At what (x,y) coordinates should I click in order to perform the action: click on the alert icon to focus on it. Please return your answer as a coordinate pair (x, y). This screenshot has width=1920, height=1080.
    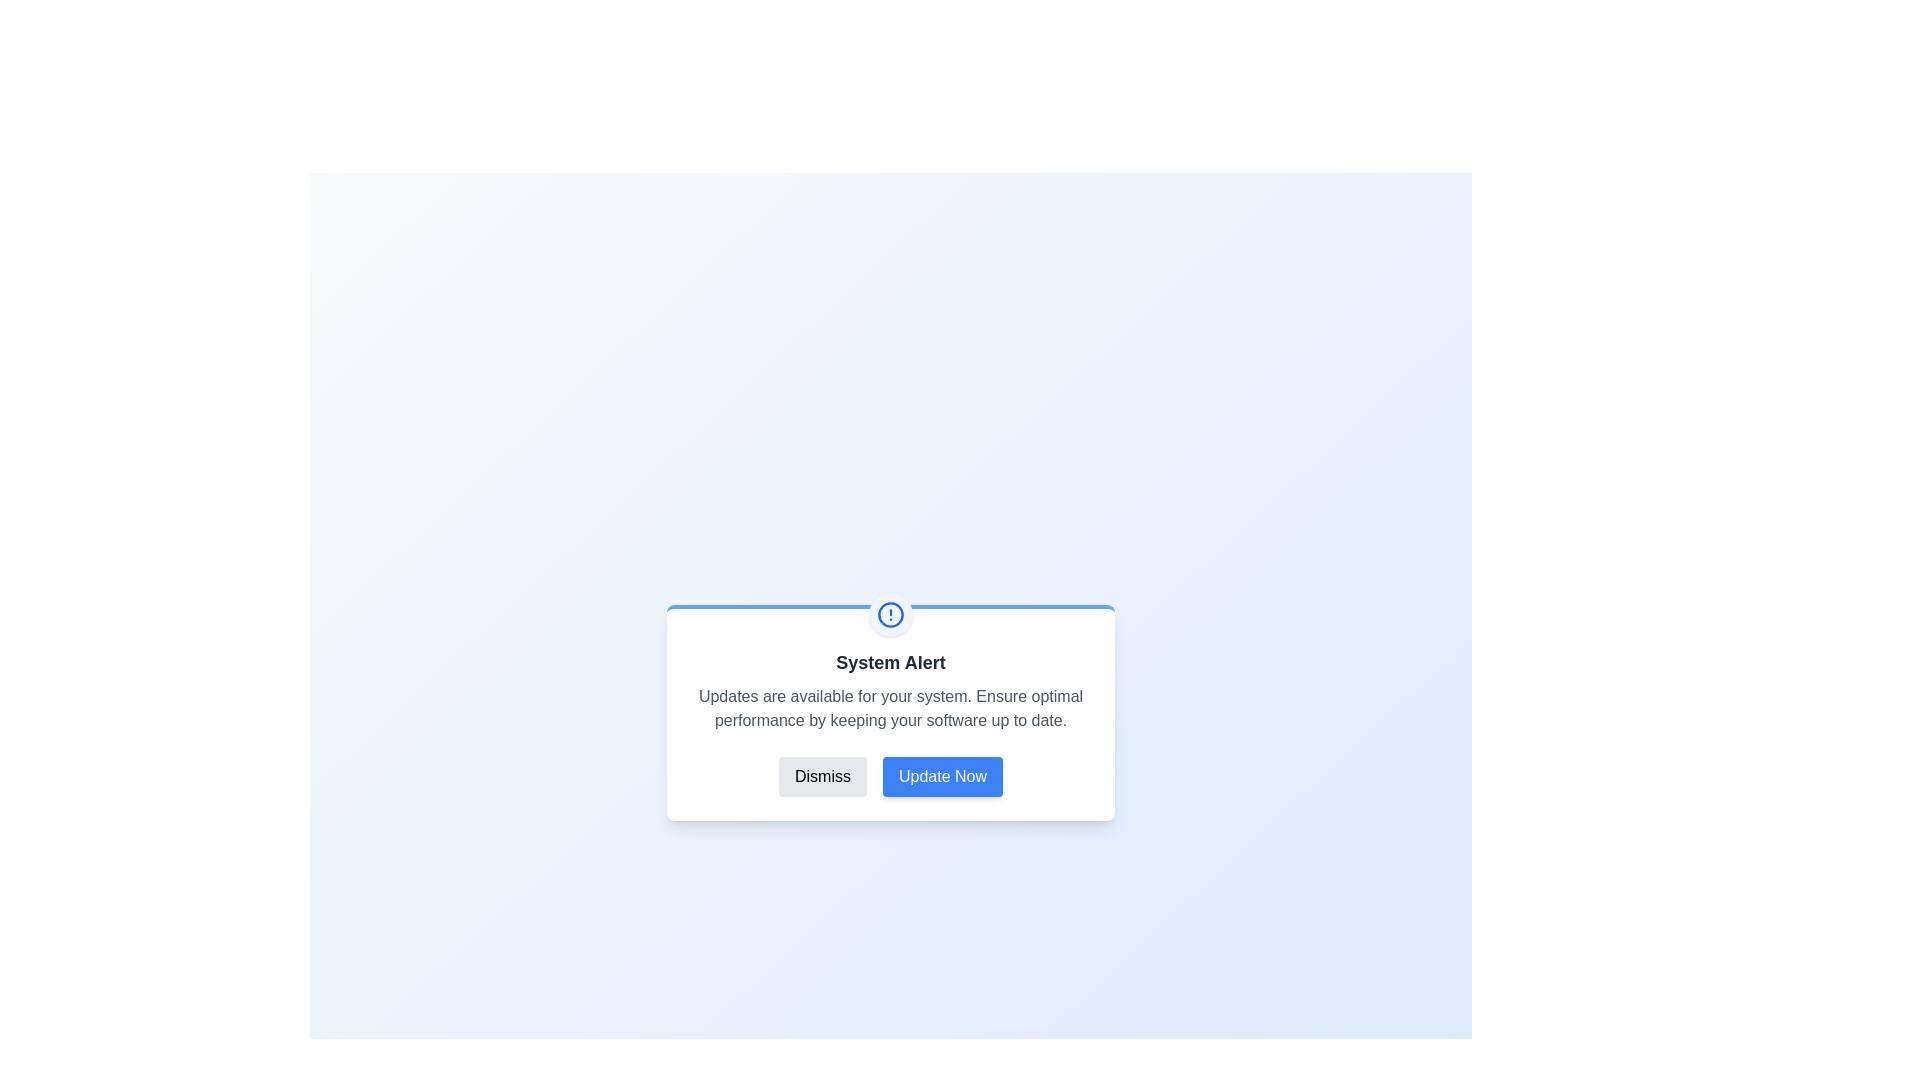
    Looking at the image, I should click on (890, 613).